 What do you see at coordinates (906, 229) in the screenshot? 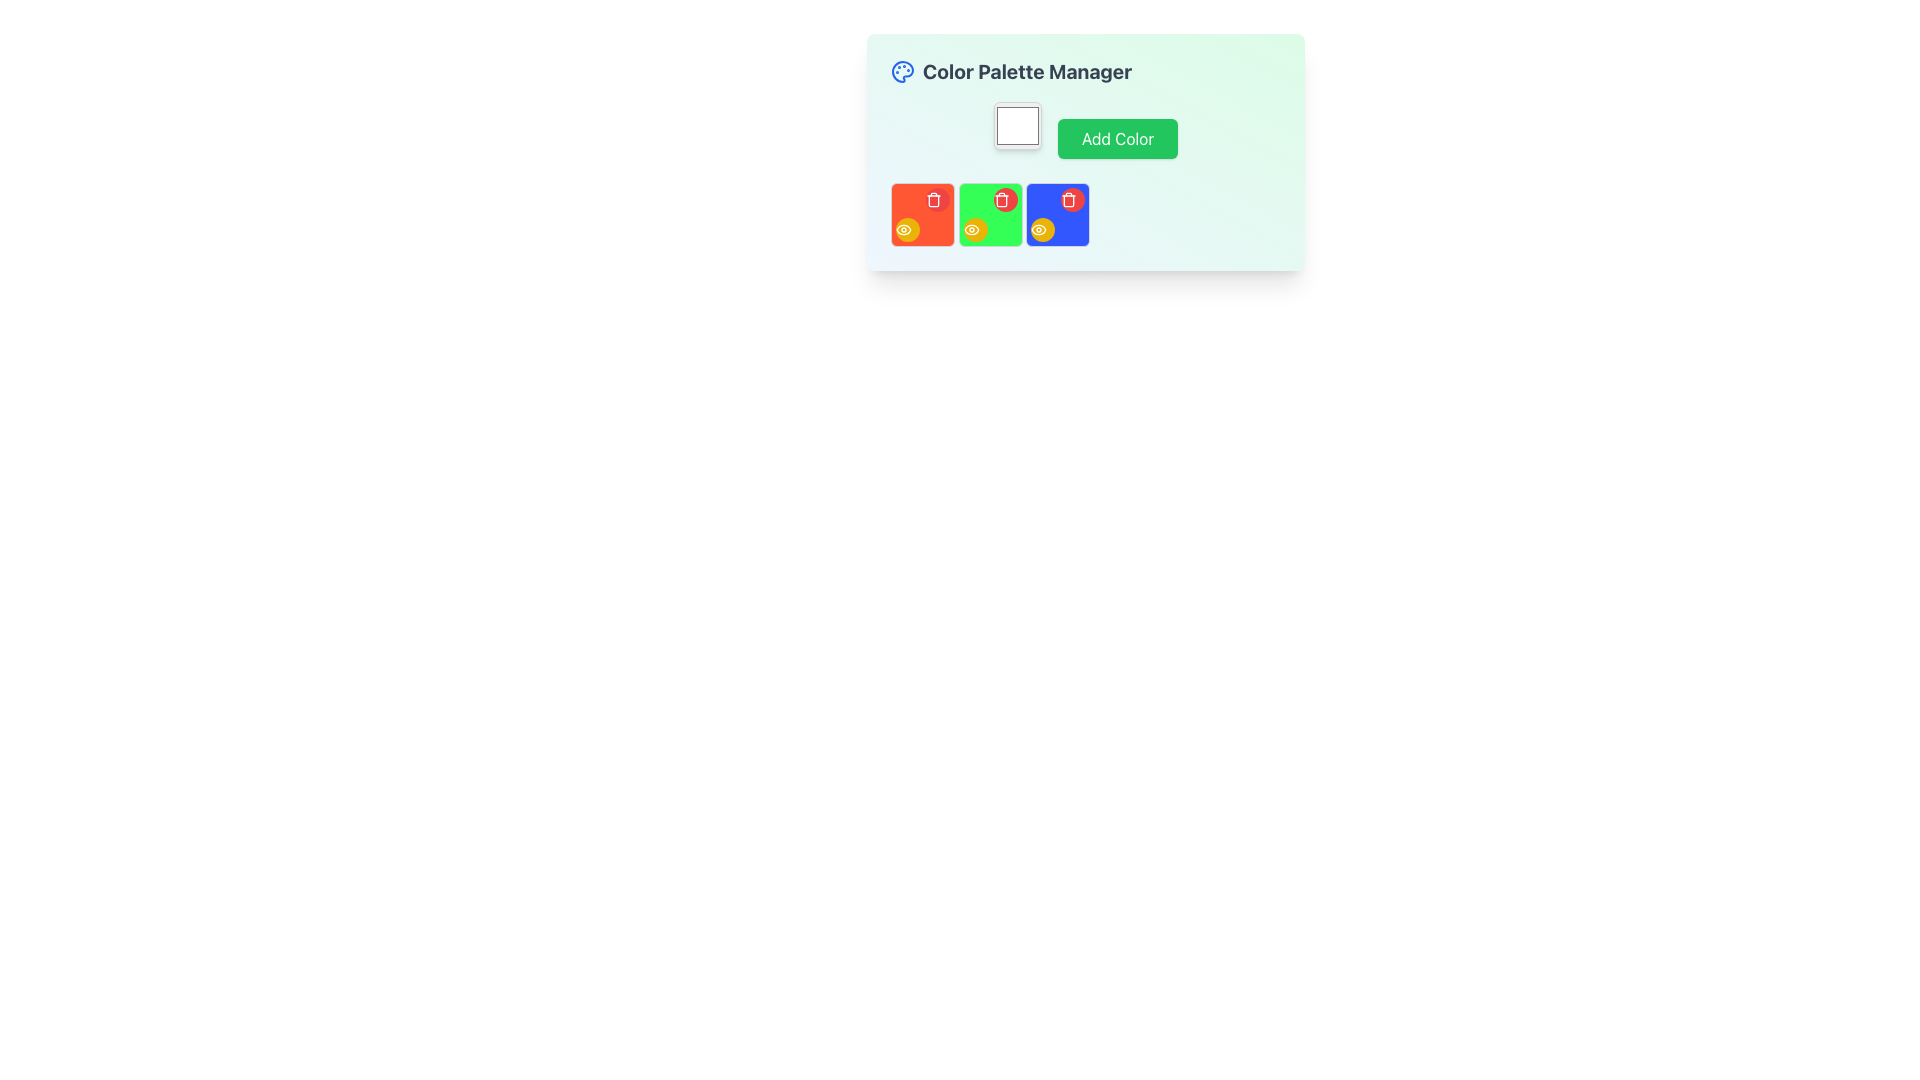
I see `the visibility toggle button located at the bottom-left corner of the red tile` at bounding box center [906, 229].